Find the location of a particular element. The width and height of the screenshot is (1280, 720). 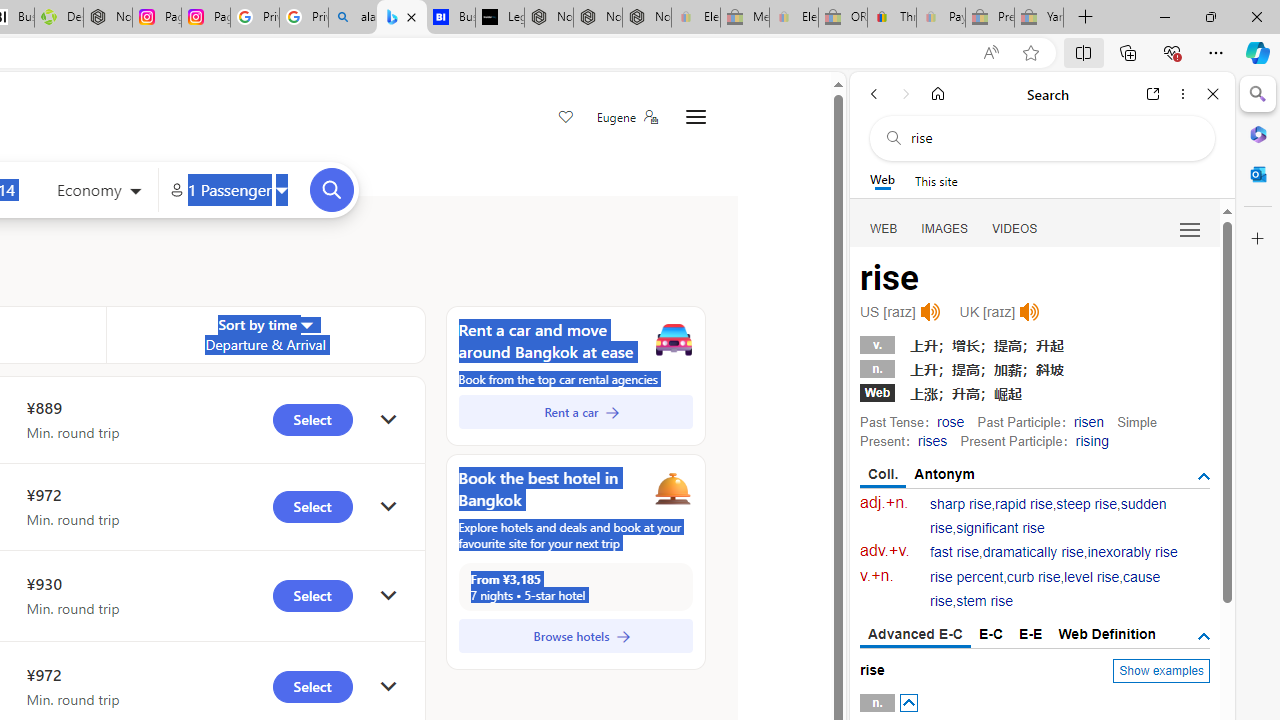

'WEB' is located at coordinates (883, 227).